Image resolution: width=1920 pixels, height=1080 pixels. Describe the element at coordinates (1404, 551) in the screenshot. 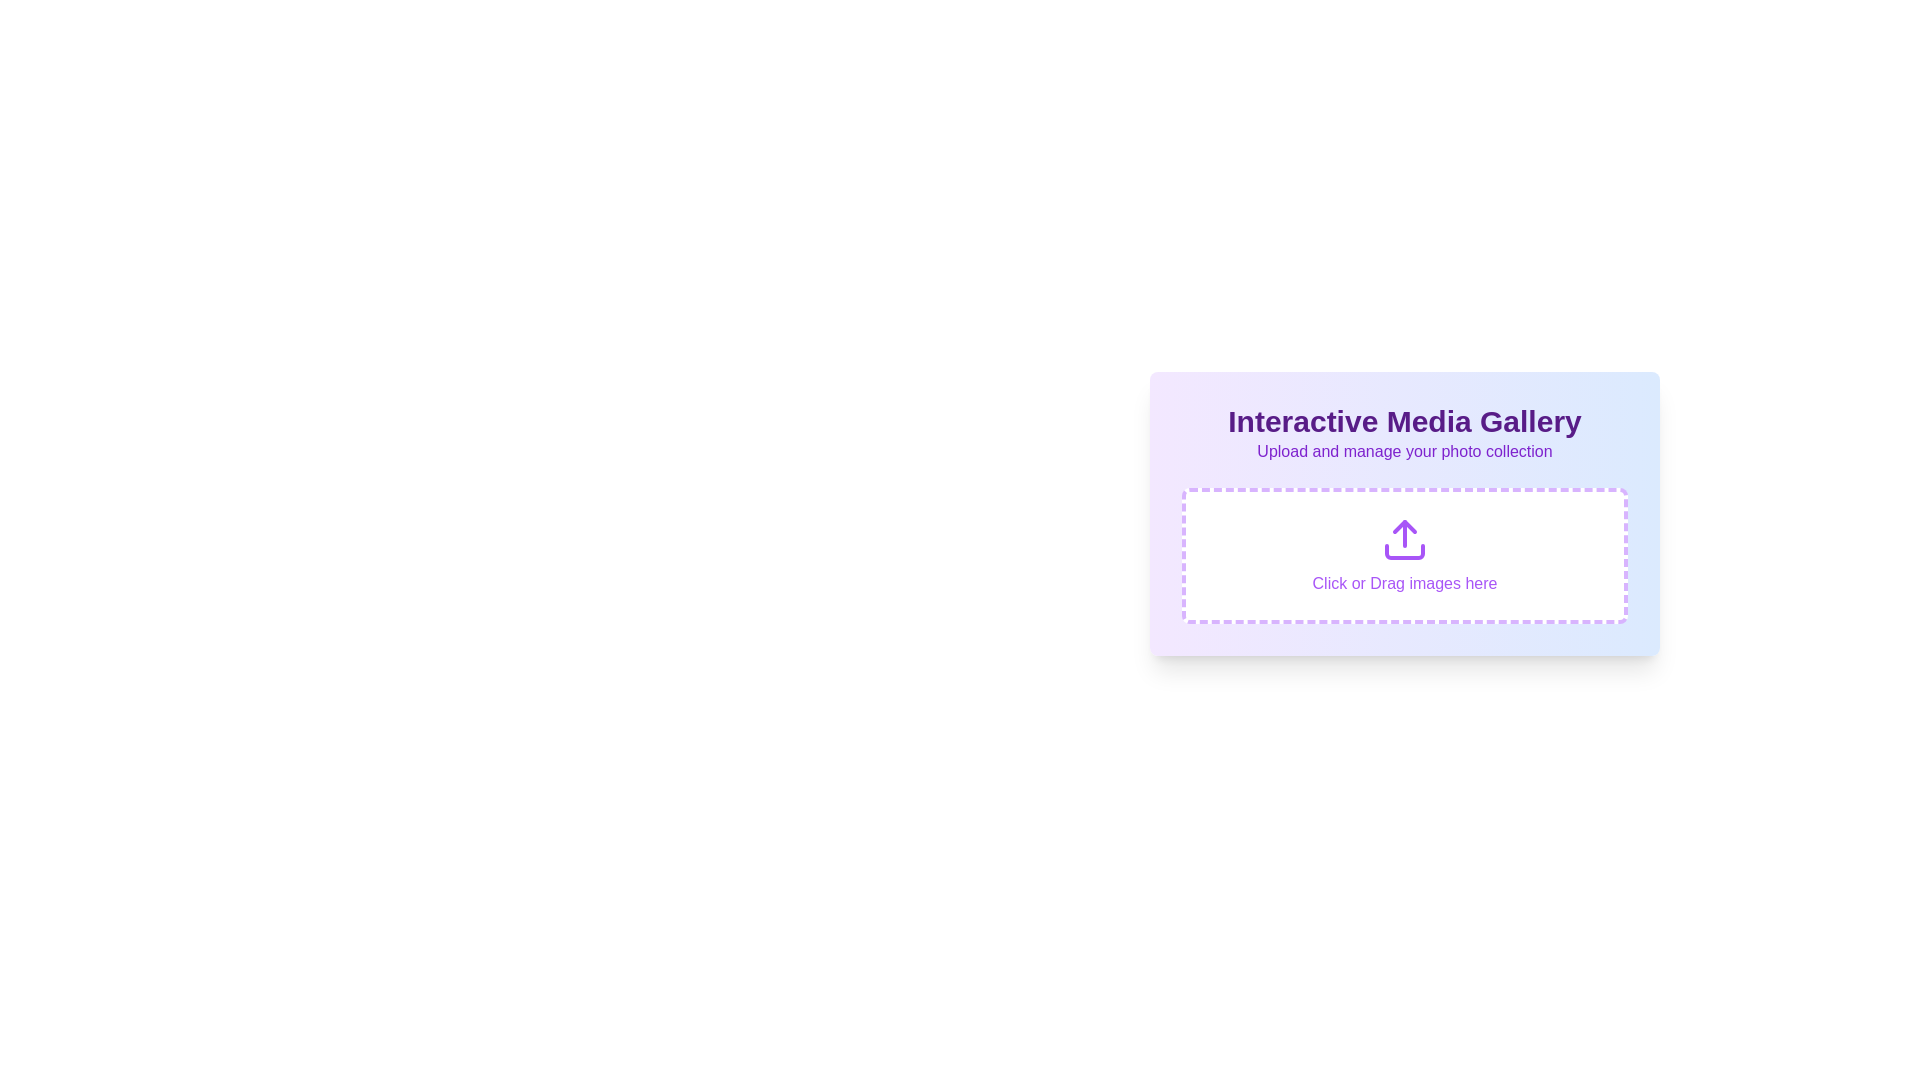

I see `the bottom part of the upload icon, which is located centrally within the dashed-bordered rectangle labeled 'Click or Drag images here' under 'Interactive Media Gallery'` at that location.